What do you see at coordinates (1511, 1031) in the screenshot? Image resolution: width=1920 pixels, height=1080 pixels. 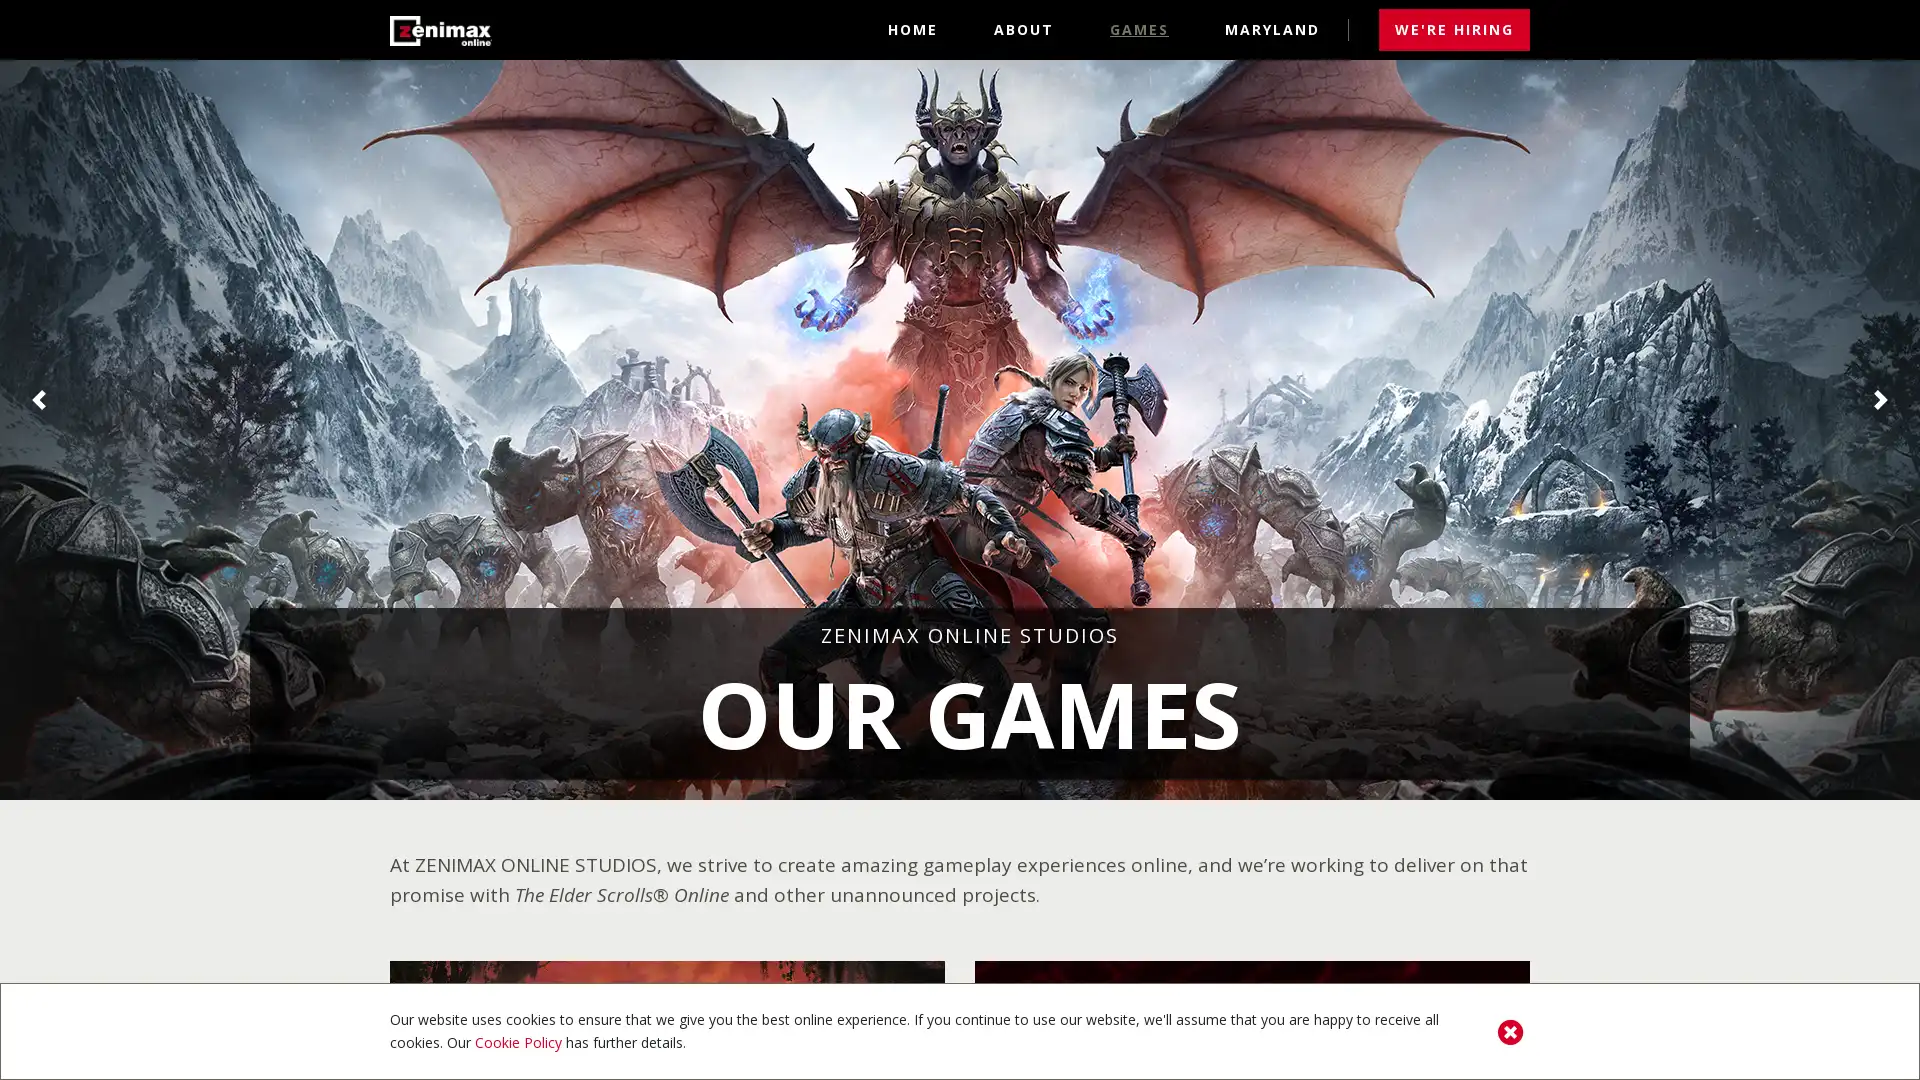 I see `Close Cookie Policy` at bounding box center [1511, 1031].